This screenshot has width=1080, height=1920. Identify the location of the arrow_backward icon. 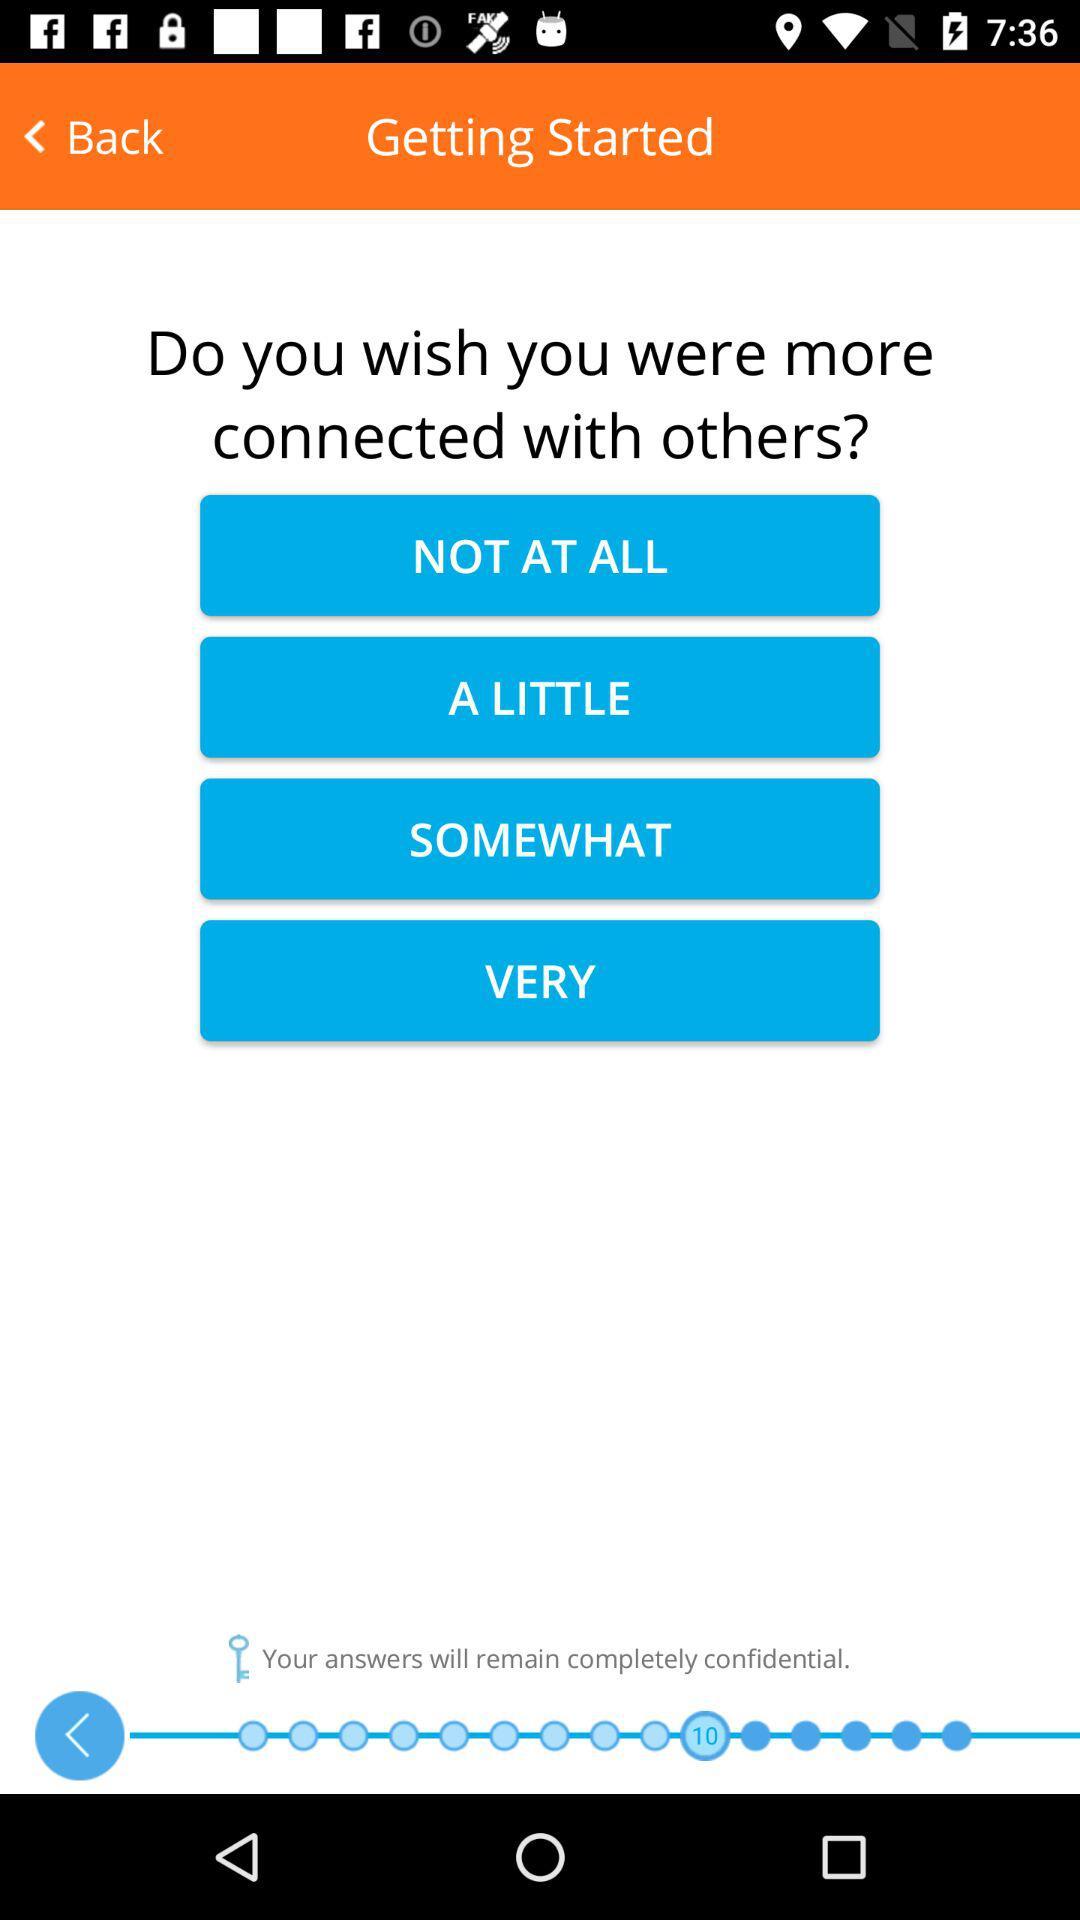
(78, 1734).